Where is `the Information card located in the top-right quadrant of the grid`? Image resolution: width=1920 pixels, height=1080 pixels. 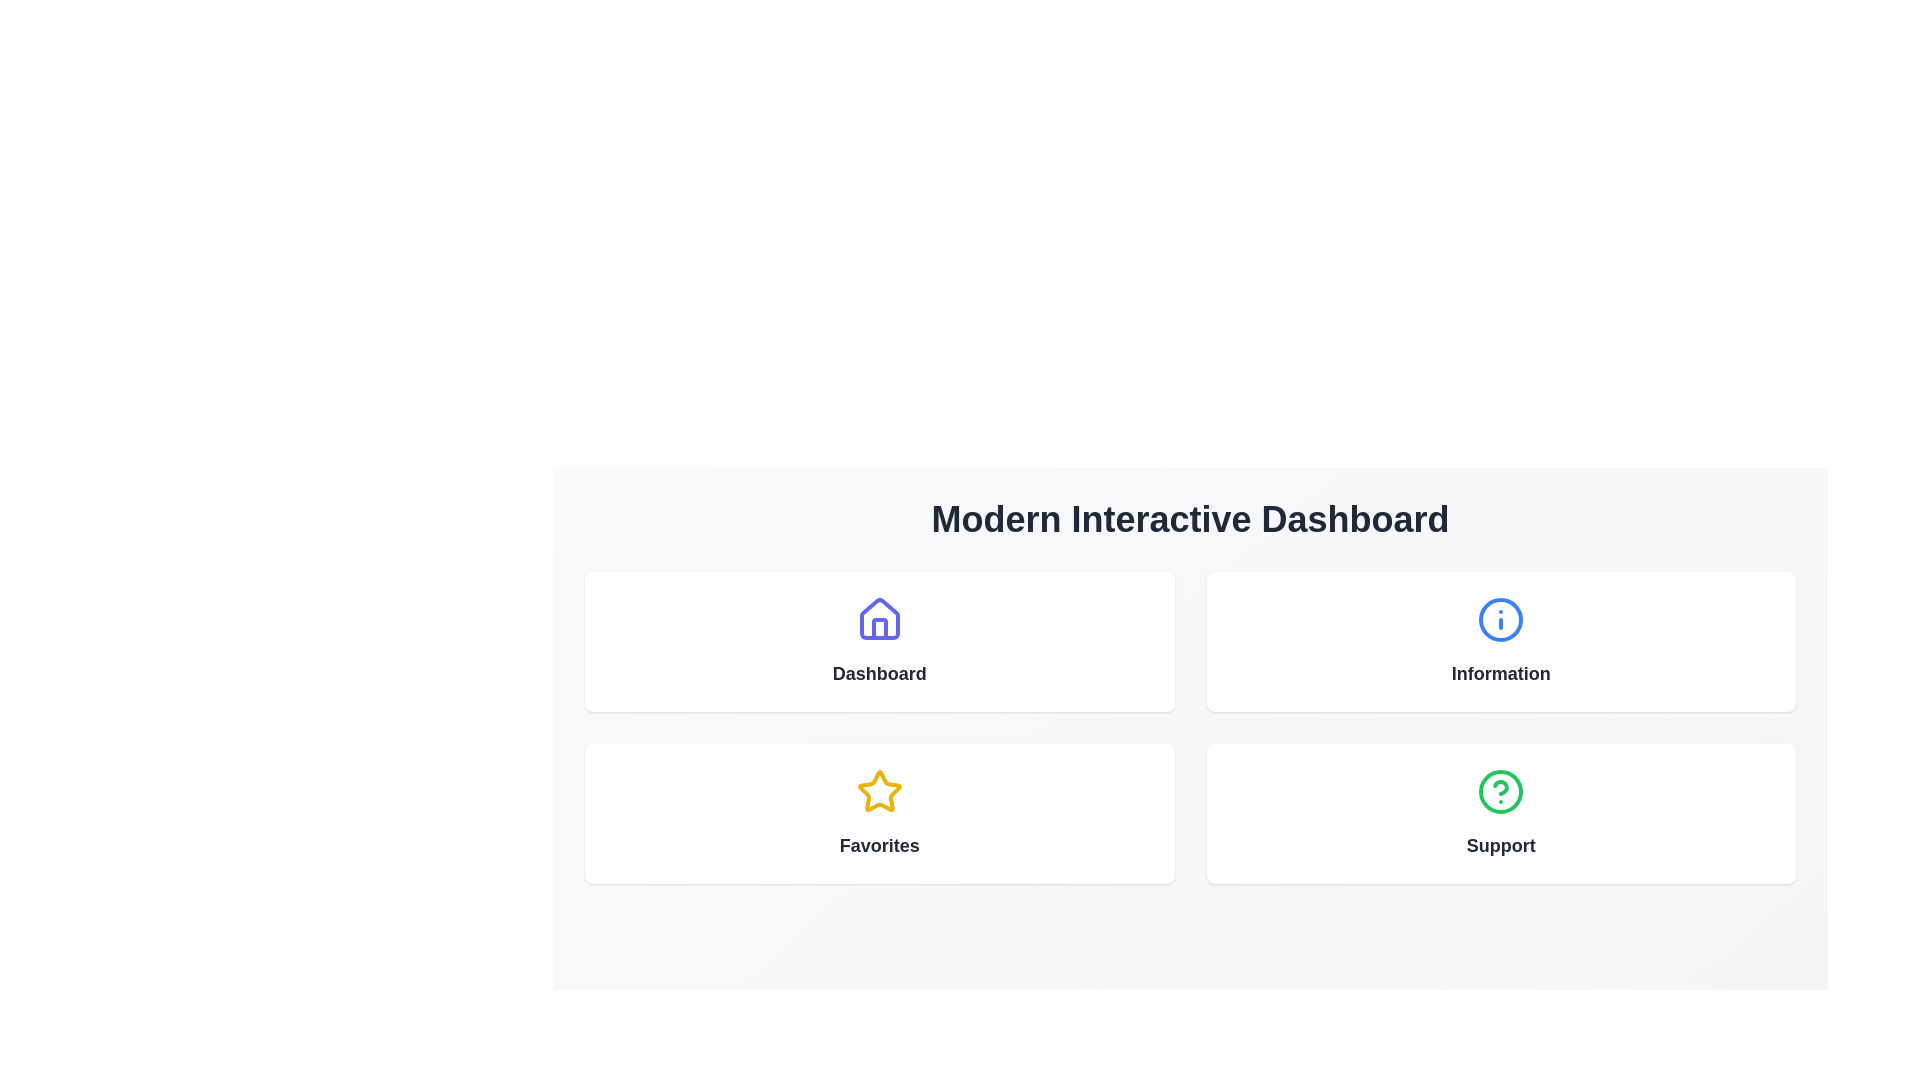 the Information card located in the top-right quadrant of the grid is located at coordinates (1501, 641).